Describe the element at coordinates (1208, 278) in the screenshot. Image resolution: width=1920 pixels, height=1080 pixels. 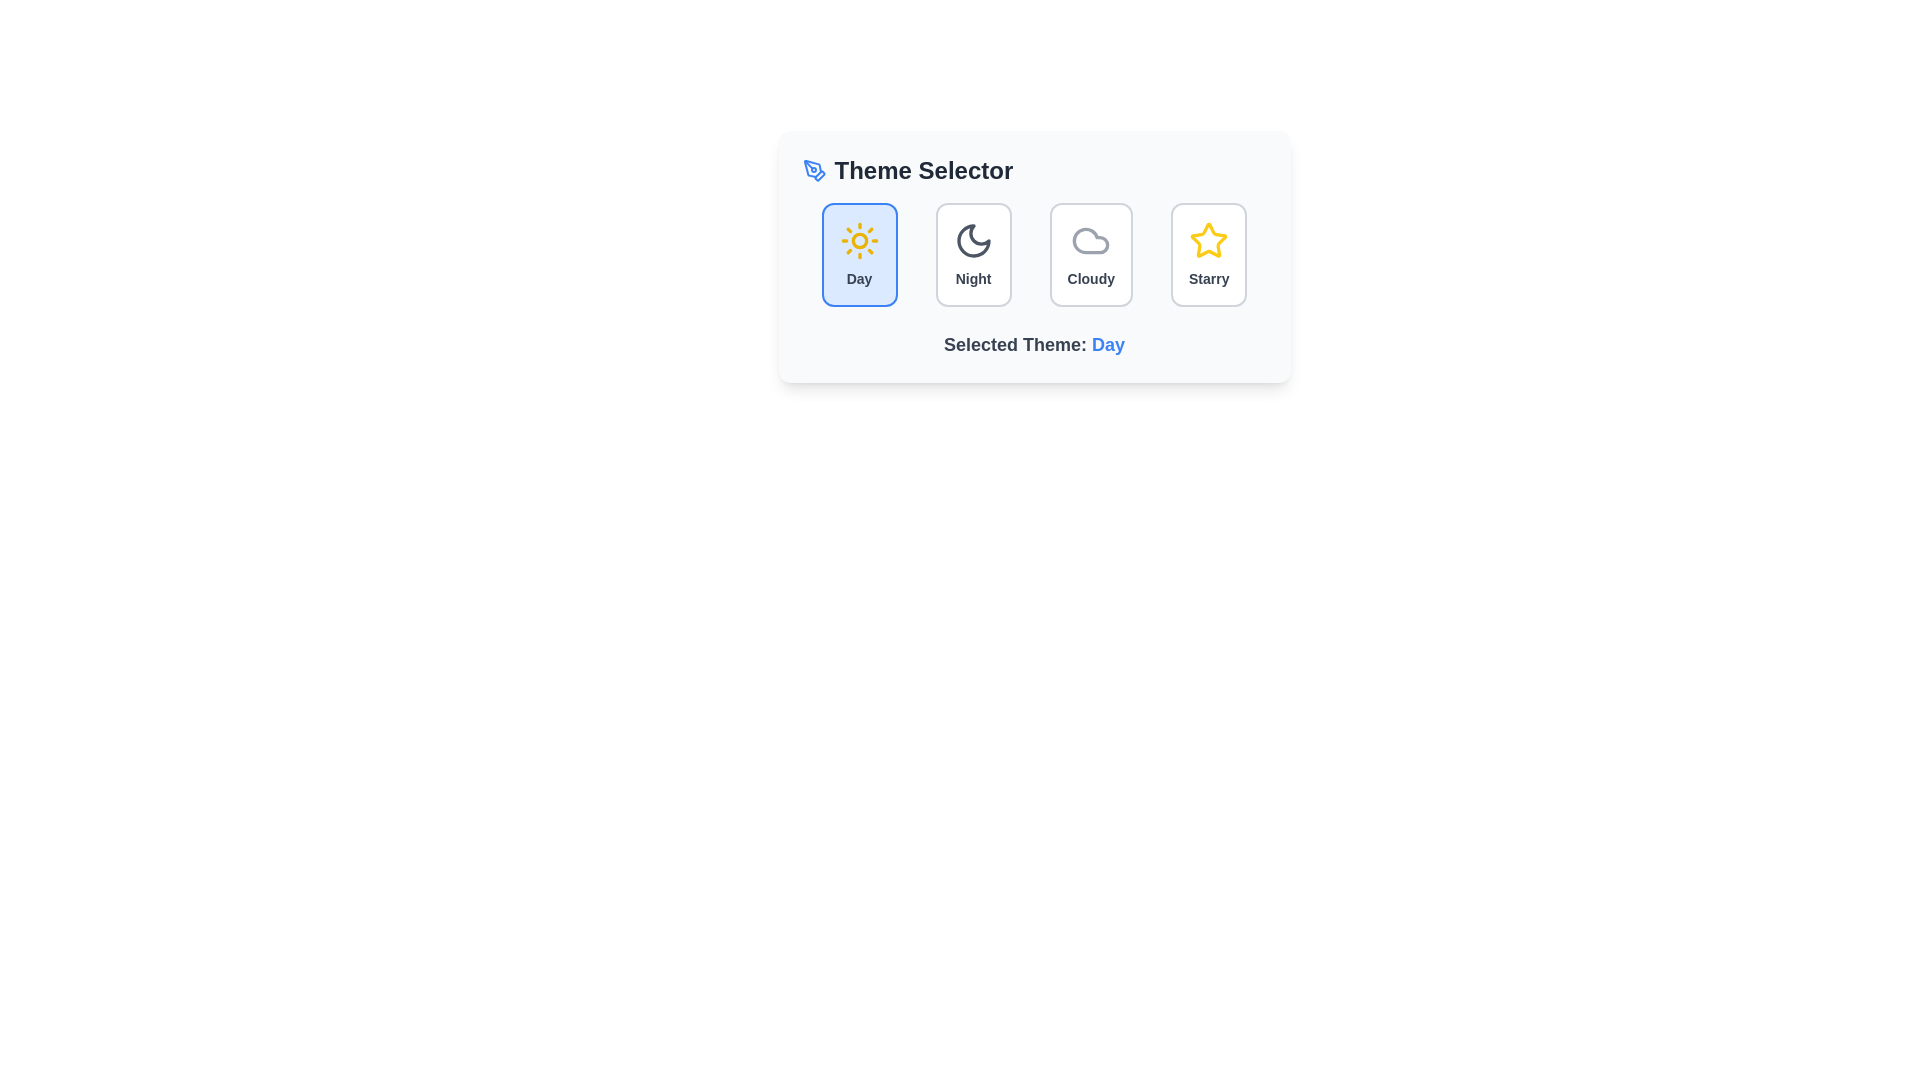
I see `the descriptive Text label that indicates the theme selection for the star icon above it` at that location.